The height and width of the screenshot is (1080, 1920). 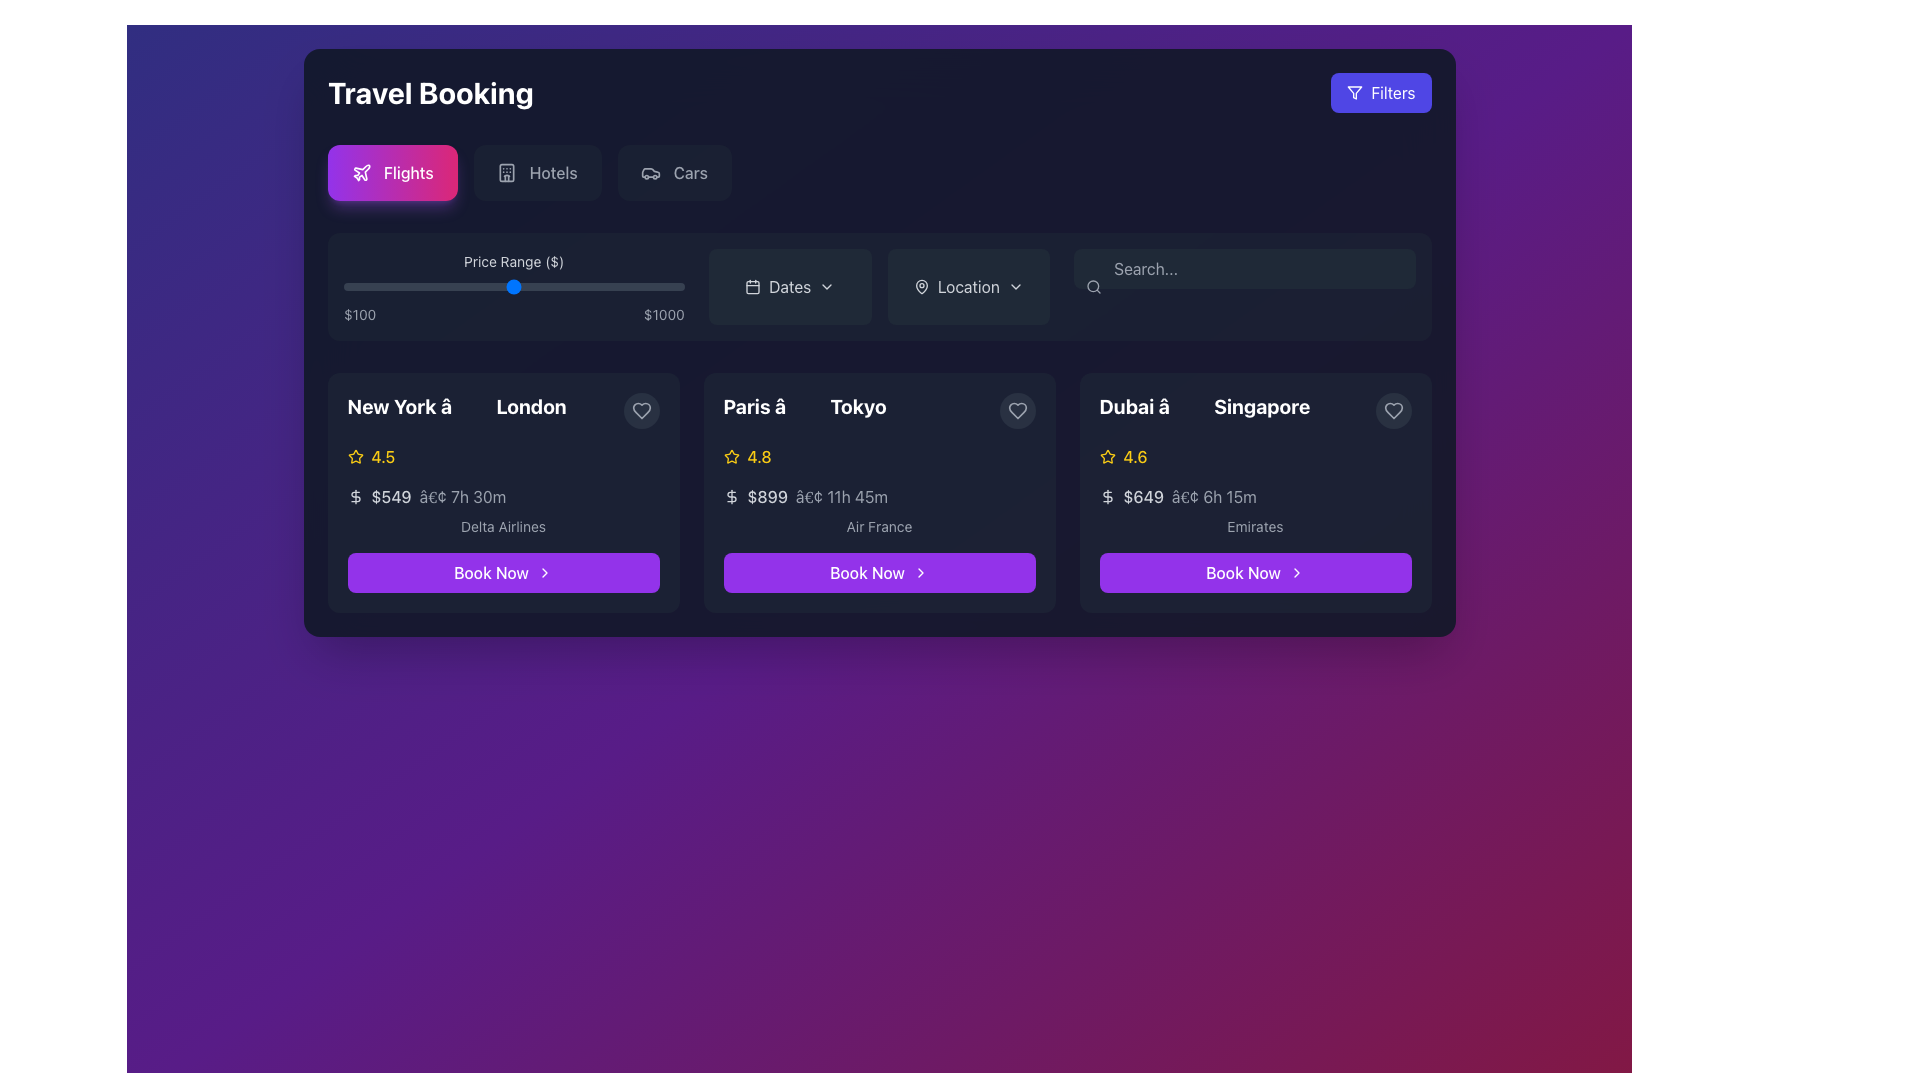 What do you see at coordinates (503, 573) in the screenshot?
I see `the booking button at the bottom center of the flight offer card from 'New York' to 'London'` at bounding box center [503, 573].